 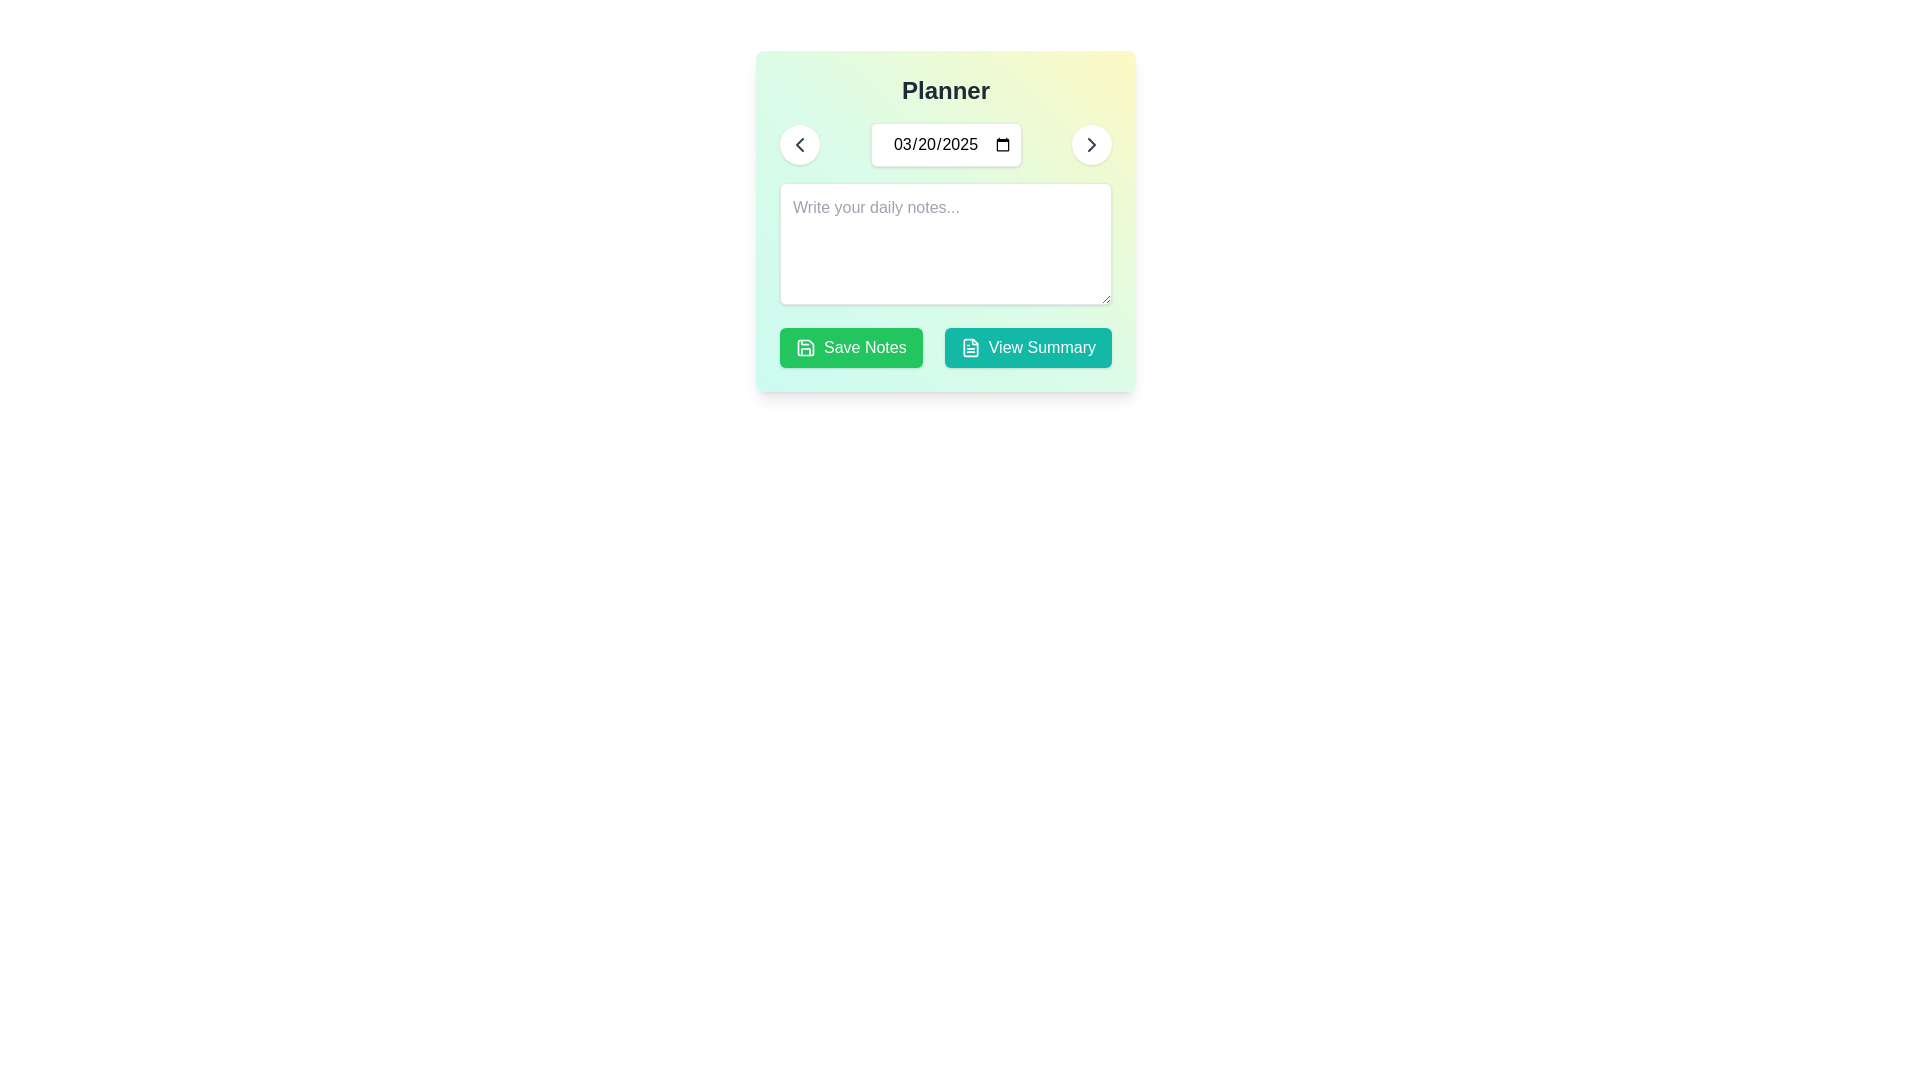 I want to click on the right circular button at the top of the planner interface containing the chevron icon, so click(x=1090, y=144).